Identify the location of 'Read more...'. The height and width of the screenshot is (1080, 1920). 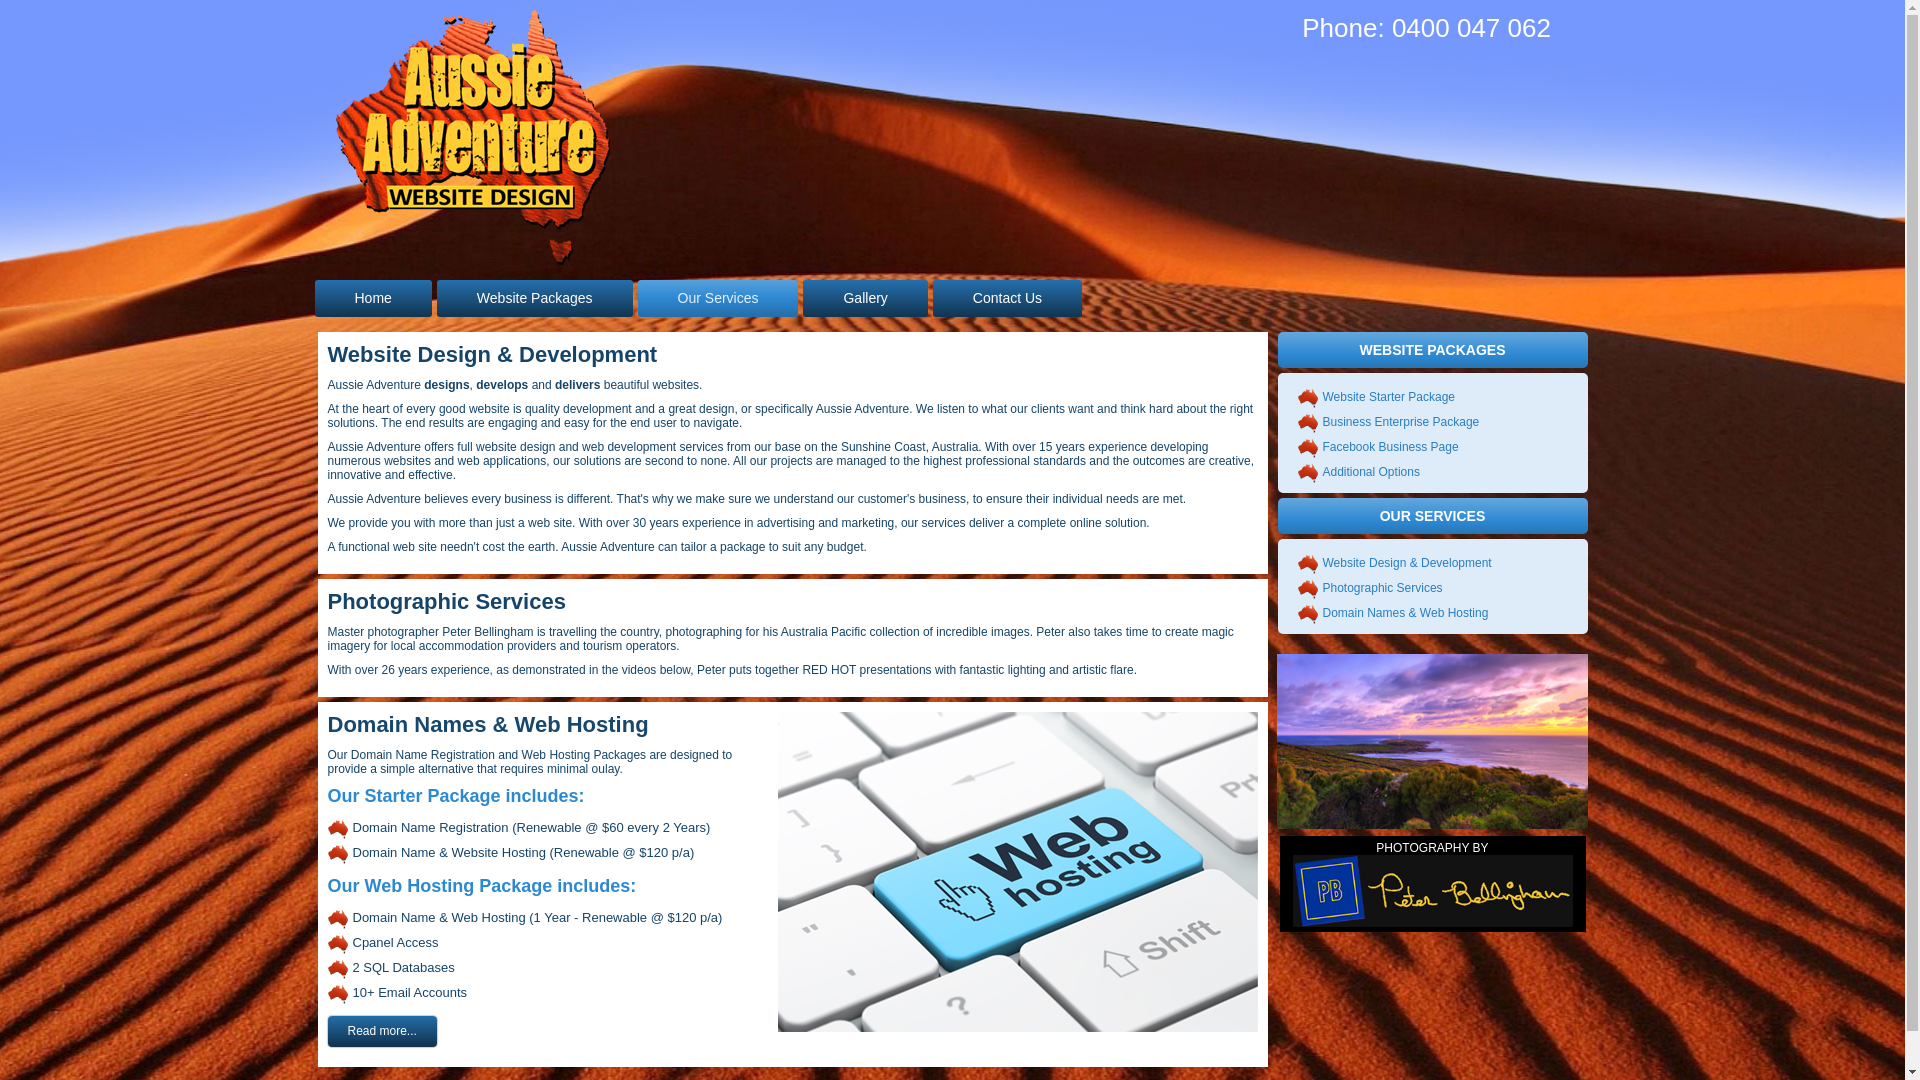
(327, 1031).